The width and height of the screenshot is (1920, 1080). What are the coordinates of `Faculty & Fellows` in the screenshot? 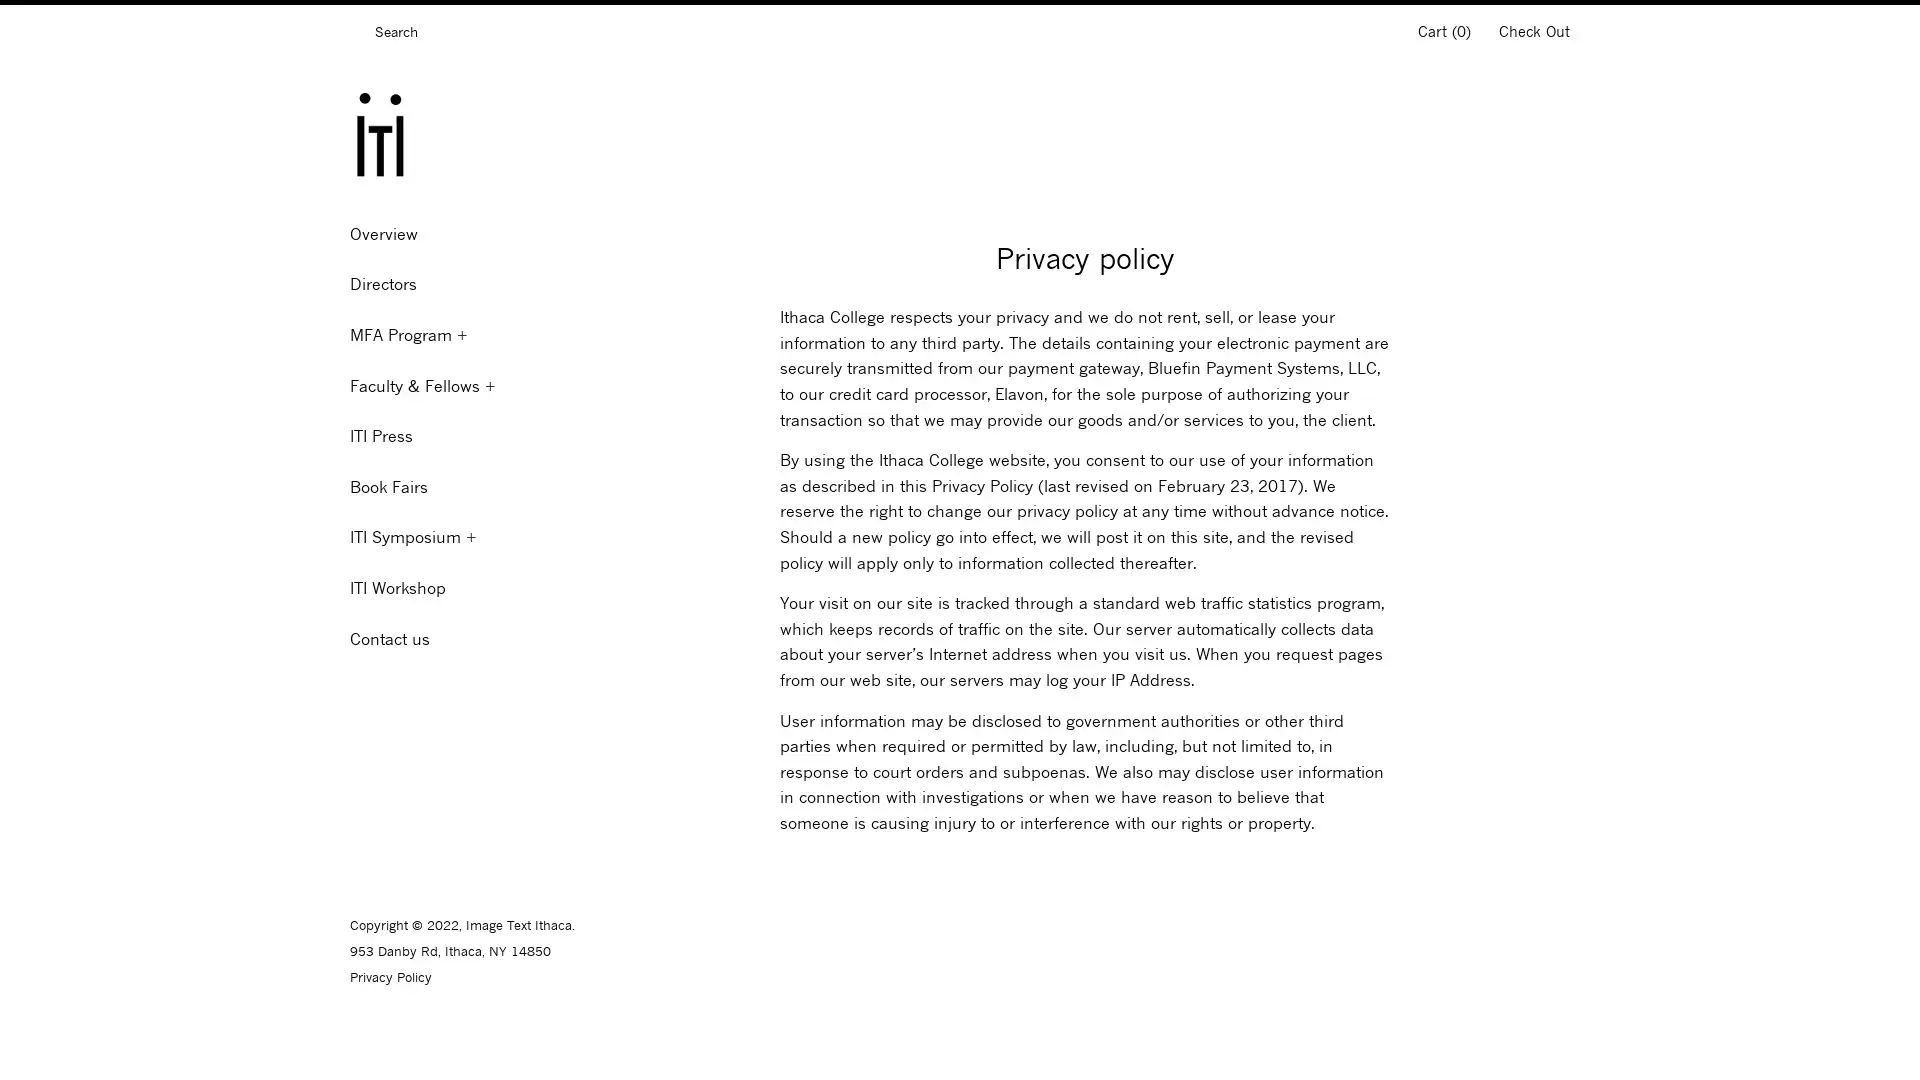 It's located at (459, 385).